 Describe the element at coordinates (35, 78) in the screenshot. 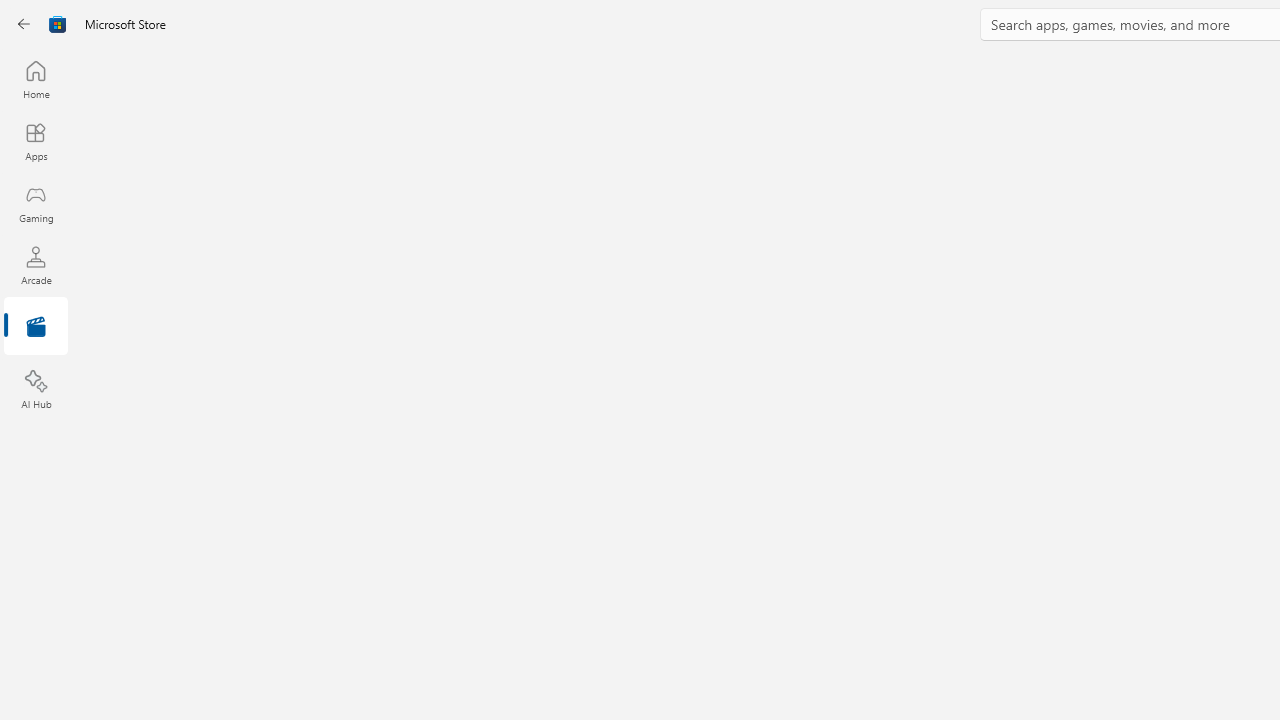

I see `'Home'` at that location.